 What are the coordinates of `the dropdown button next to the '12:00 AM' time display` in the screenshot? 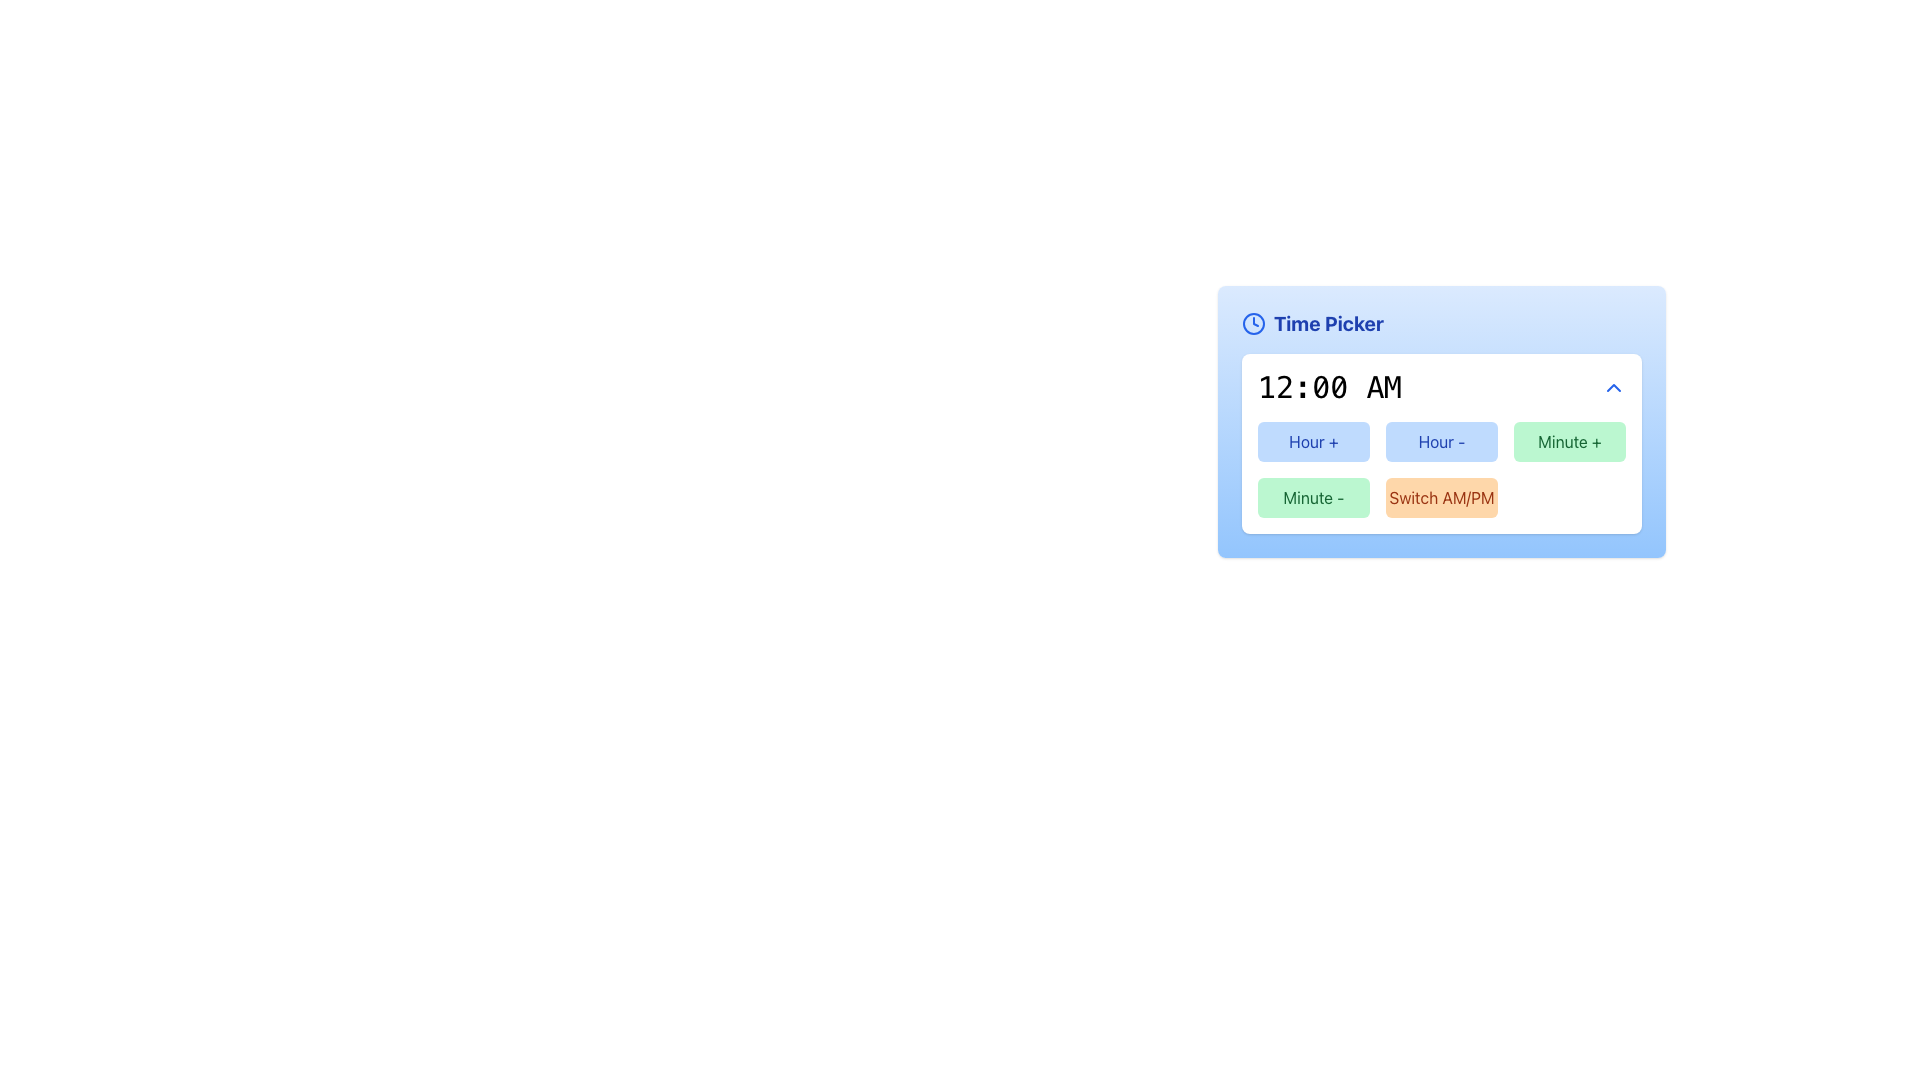 It's located at (1441, 388).